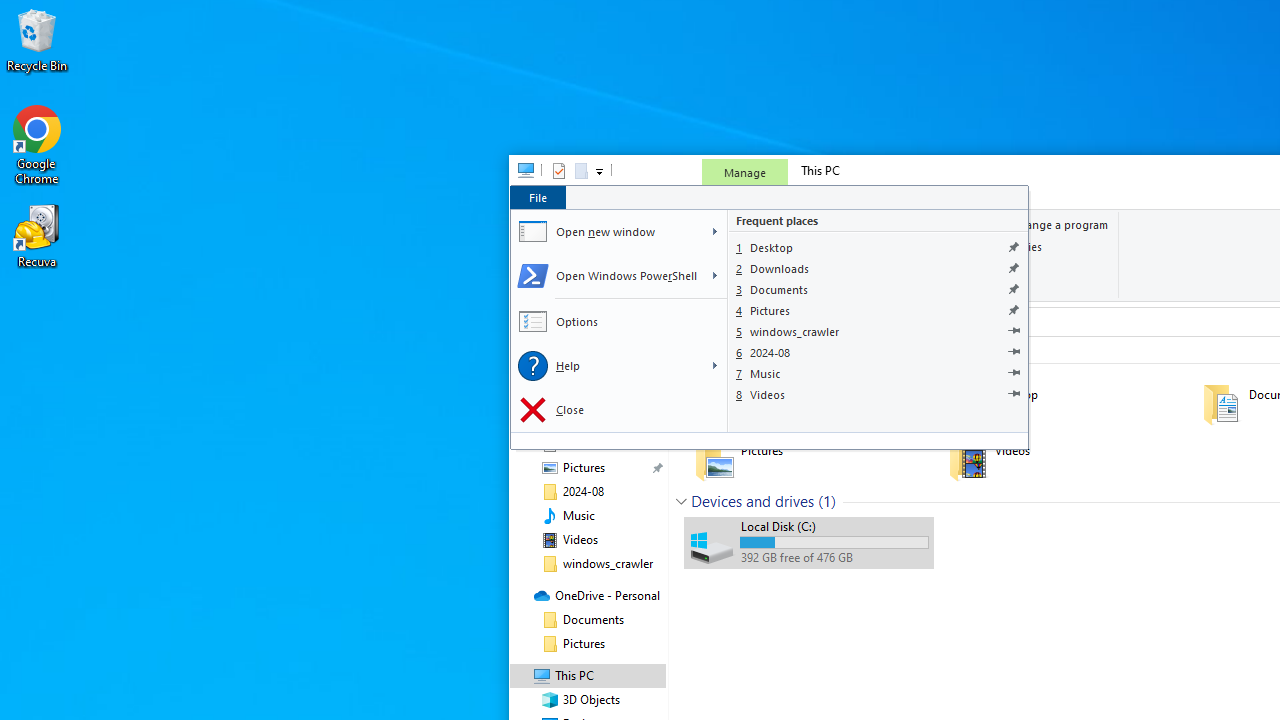  Describe the element at coordinates (878, 373) in the screenshot. I see `'Music'` at that location.